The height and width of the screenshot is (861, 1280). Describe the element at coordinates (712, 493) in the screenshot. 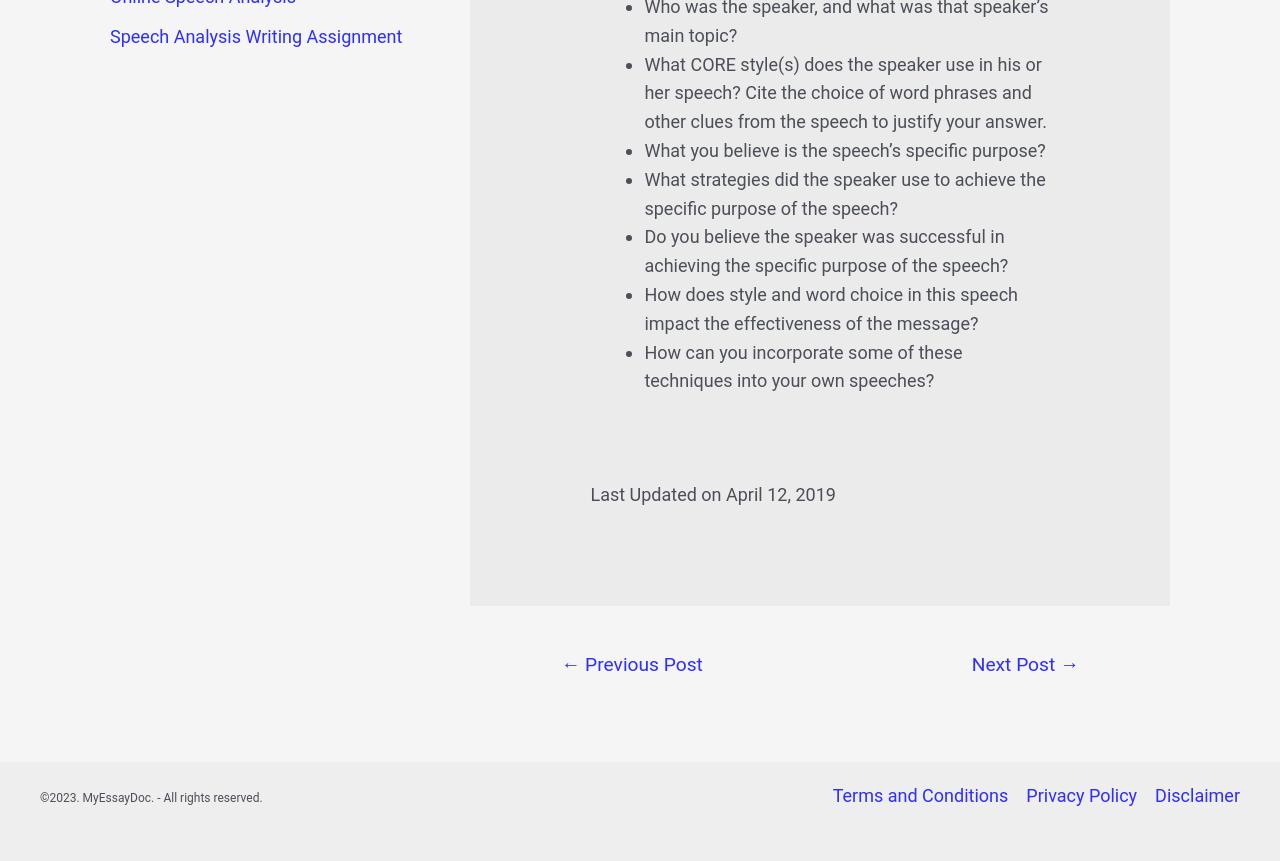

I see `'Last Updated on April 12, 2019'` at that location.